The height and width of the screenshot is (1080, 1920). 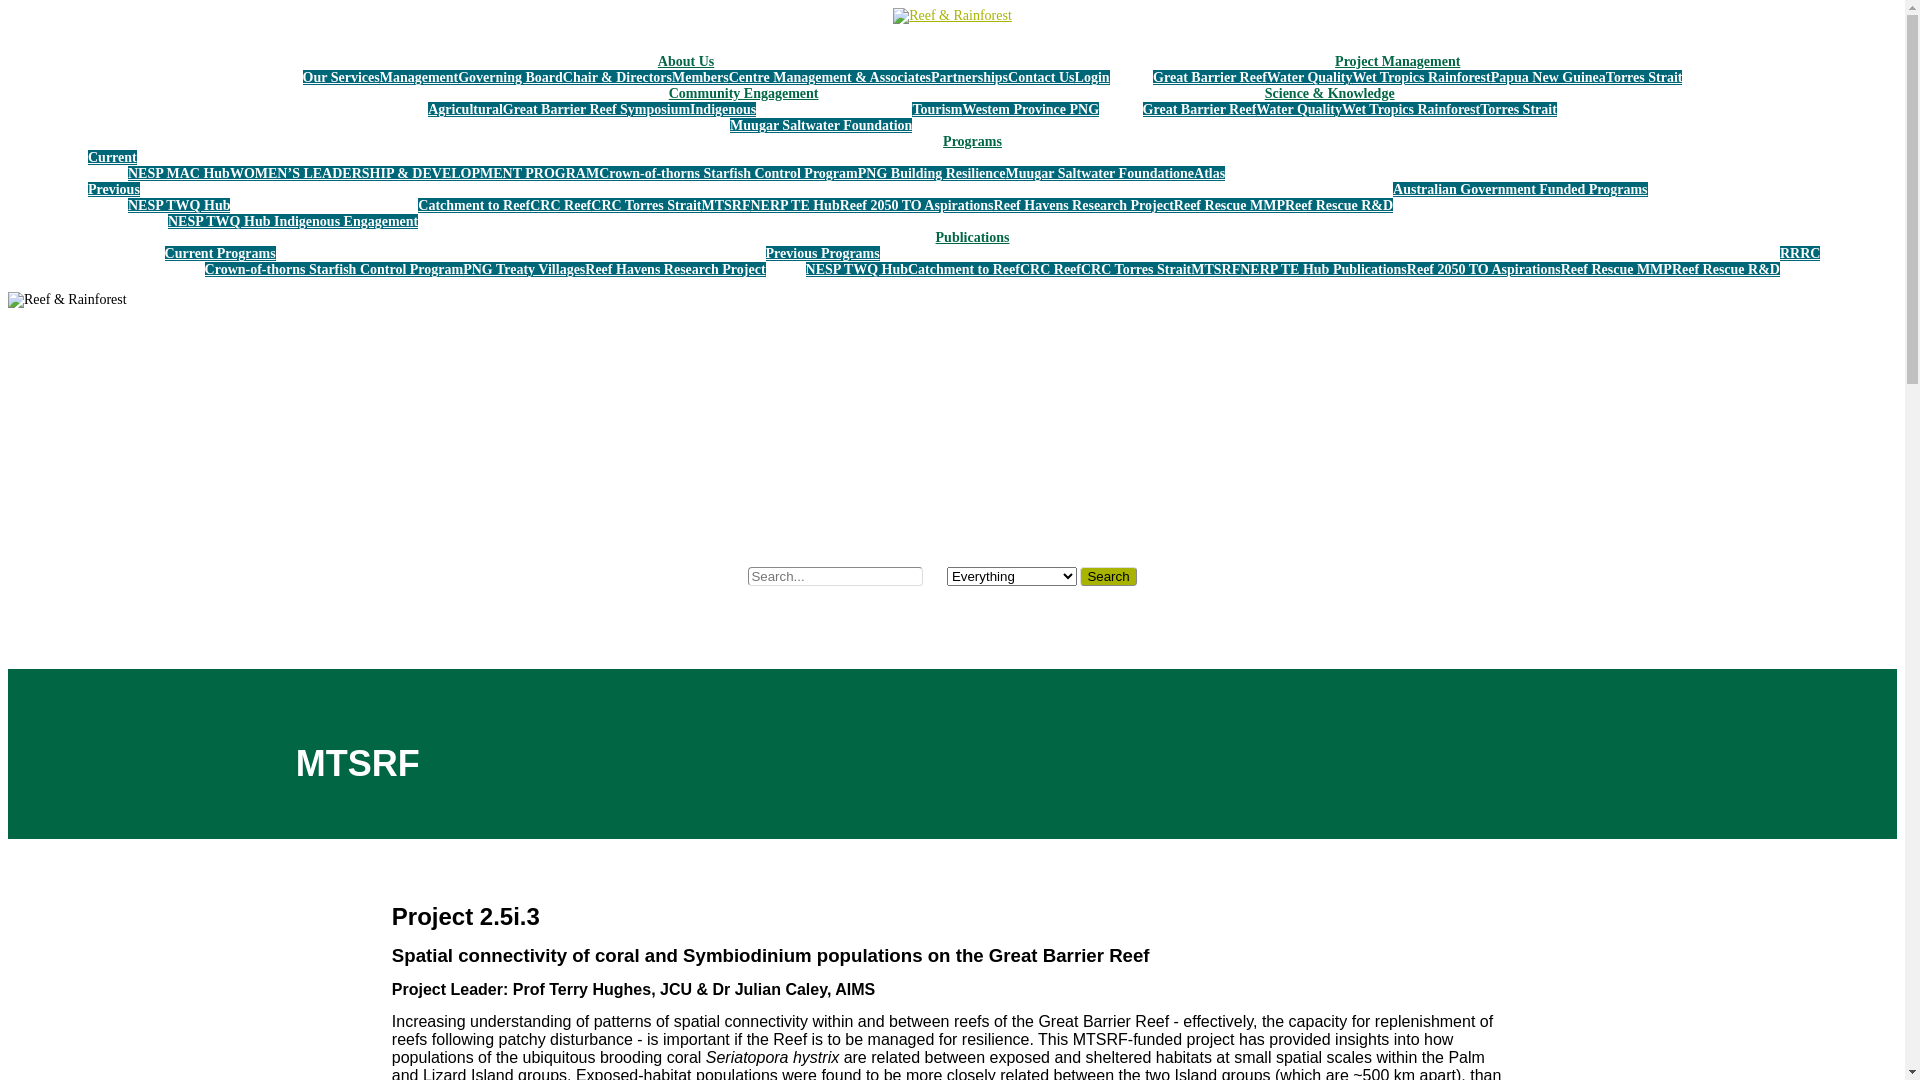 What do you see at coordinates (964, 268) in the screenshot?
I see `'Catchment to Reef'` at bounding box center [964, 268].